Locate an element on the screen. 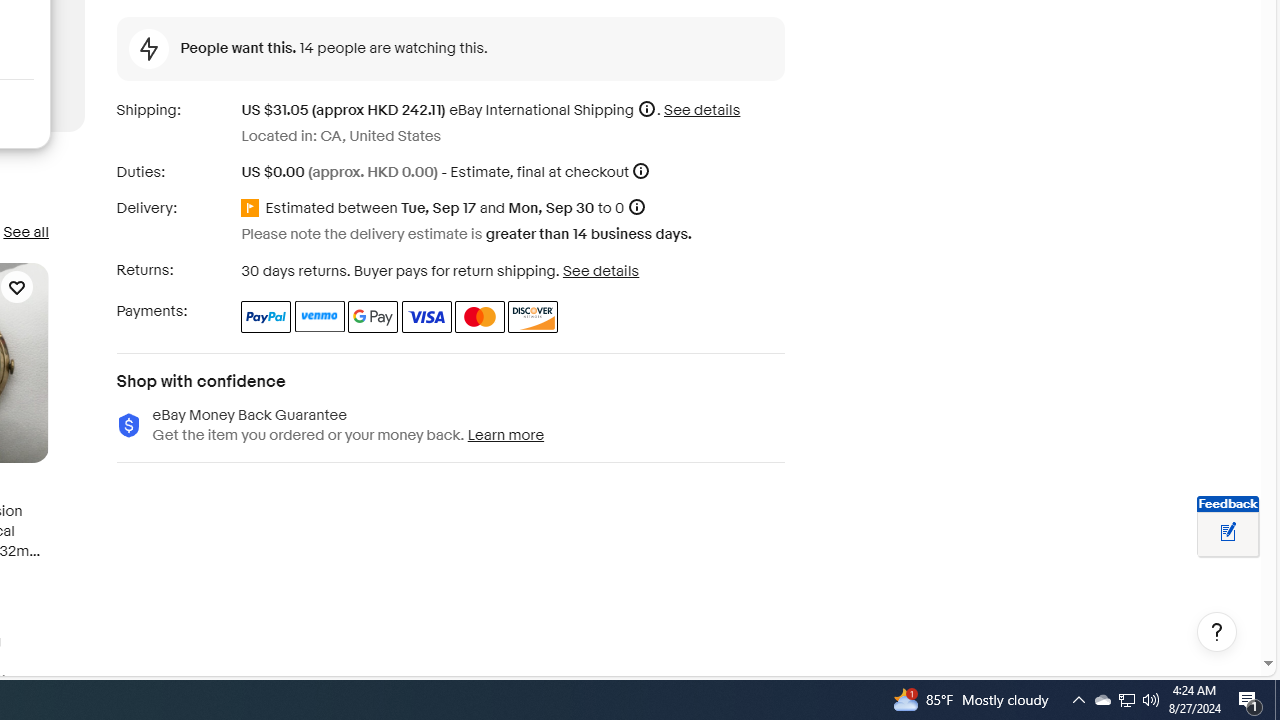 The height and width of the screenshot is (720, 1280). 'Delivery alert flag' is located at coordinates (252, 209).